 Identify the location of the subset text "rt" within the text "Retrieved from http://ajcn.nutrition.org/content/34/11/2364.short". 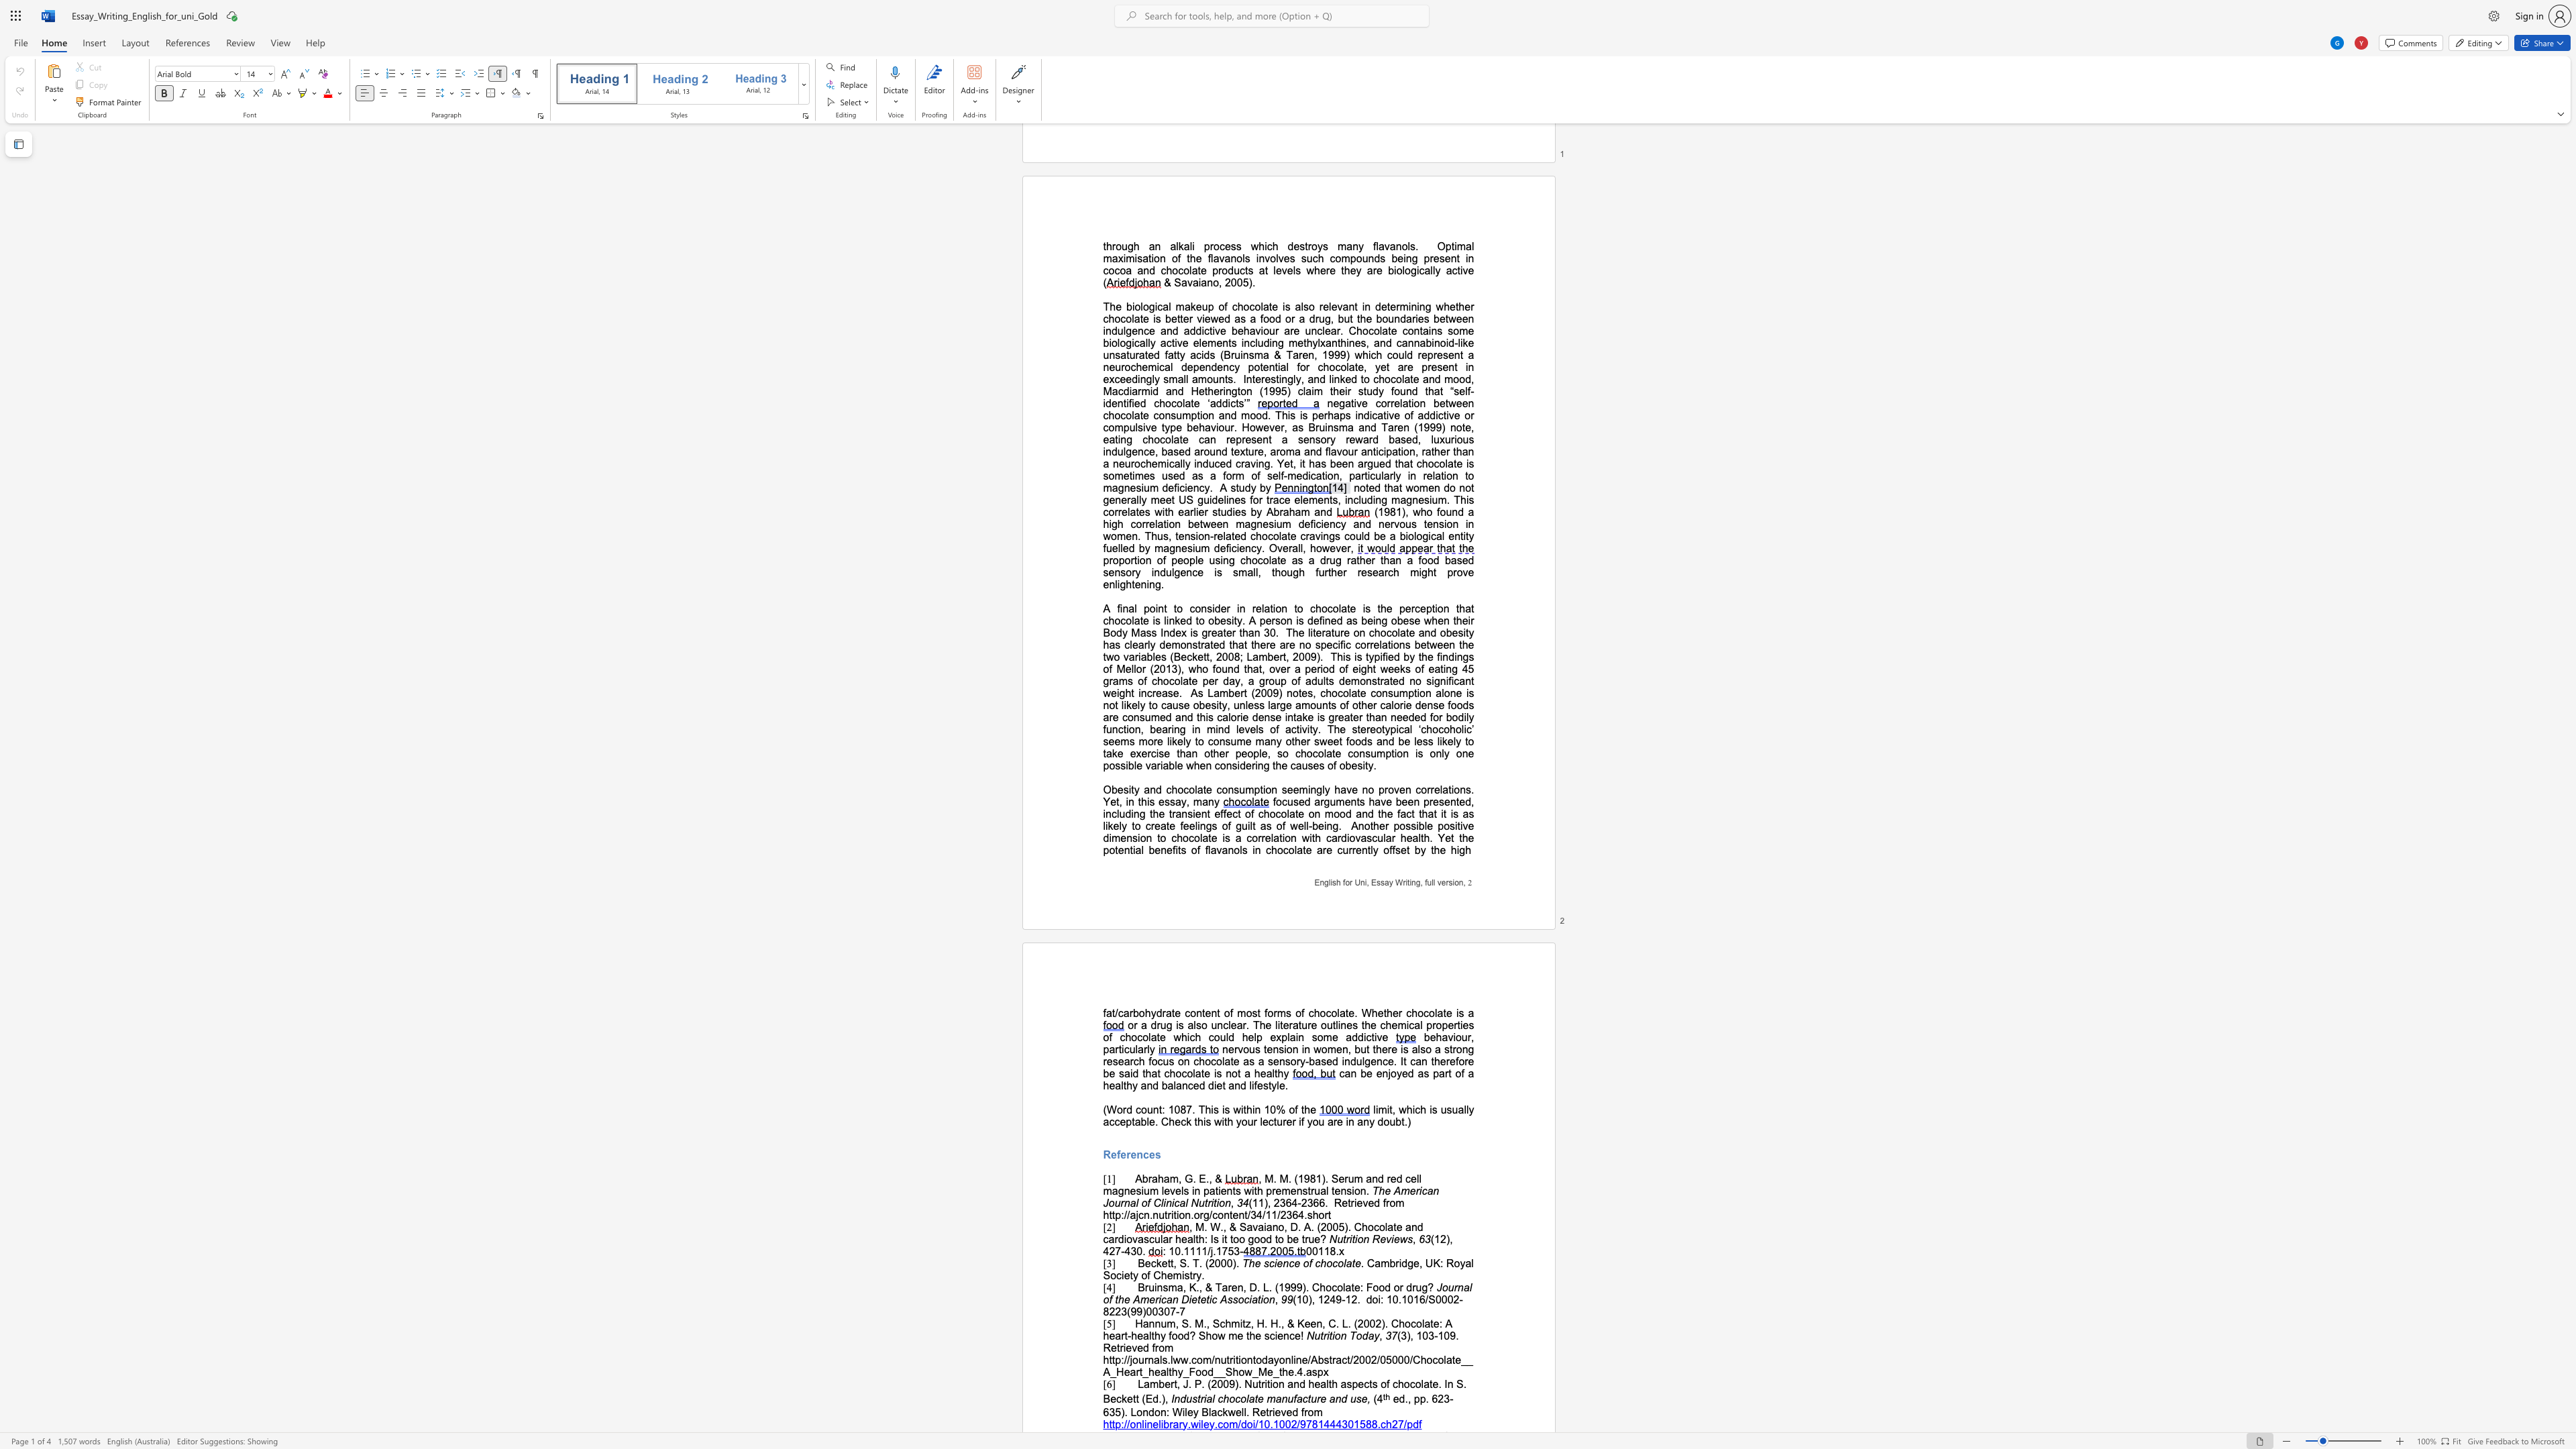
(1324, 1215).